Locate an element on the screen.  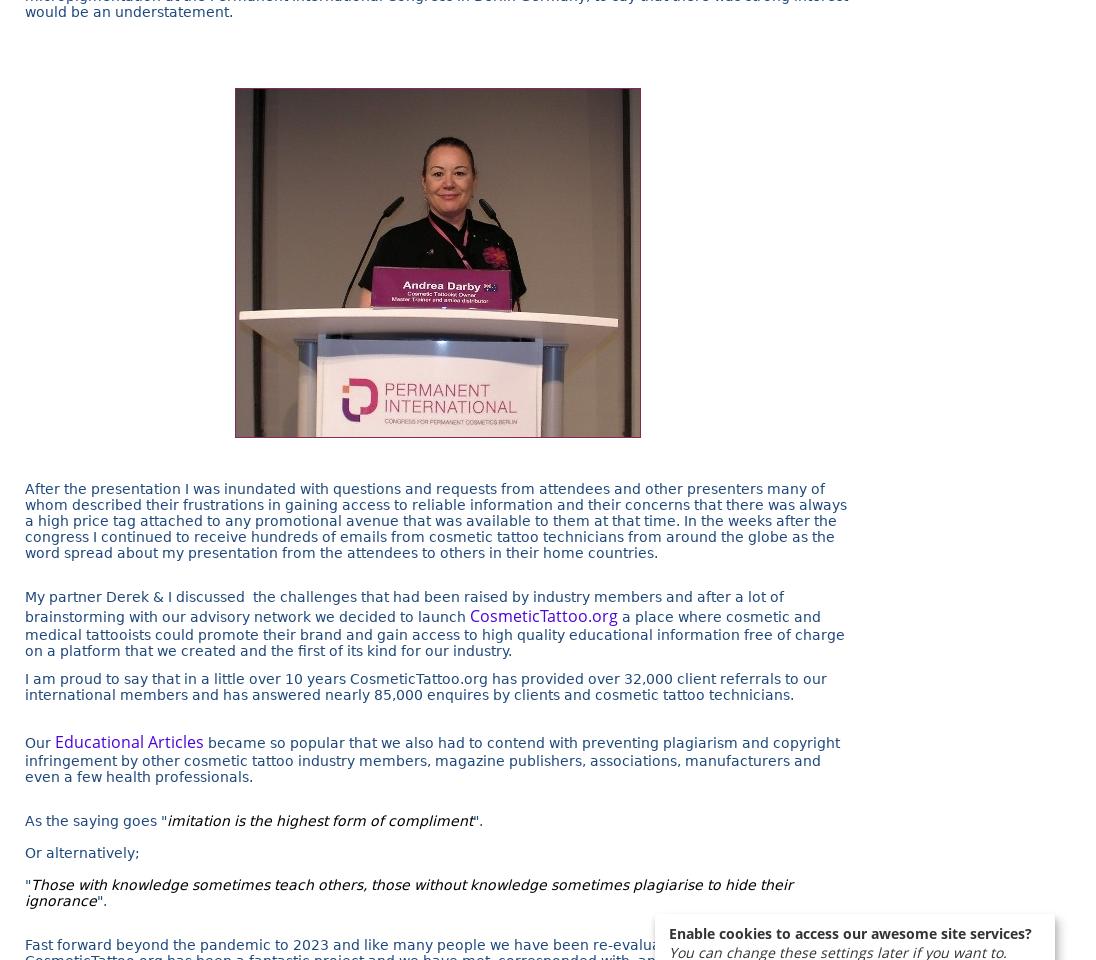
'As the saying goes "' is located at coordinates (95, 820).